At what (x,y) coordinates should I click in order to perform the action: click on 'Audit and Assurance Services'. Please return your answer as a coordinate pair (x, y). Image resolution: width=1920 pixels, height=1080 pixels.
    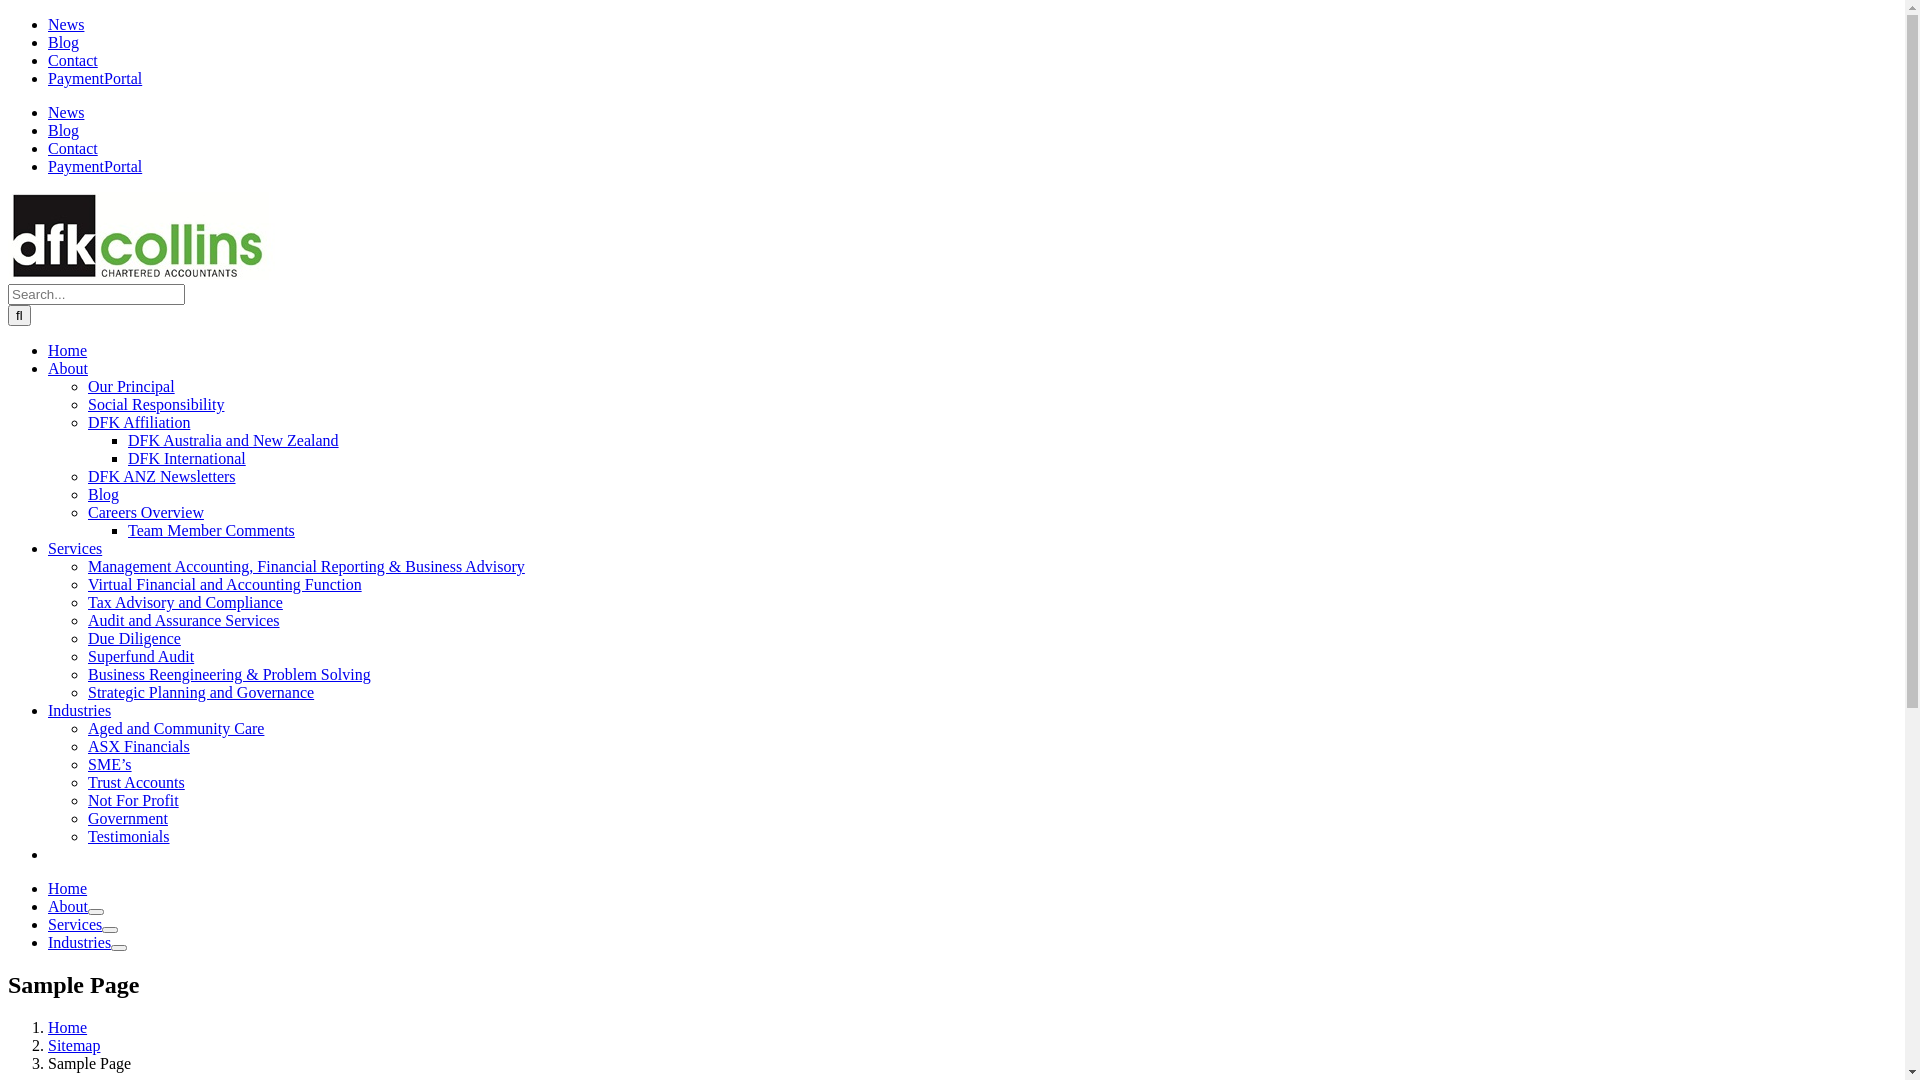
    Looking at the image, I should click on (183, 619).